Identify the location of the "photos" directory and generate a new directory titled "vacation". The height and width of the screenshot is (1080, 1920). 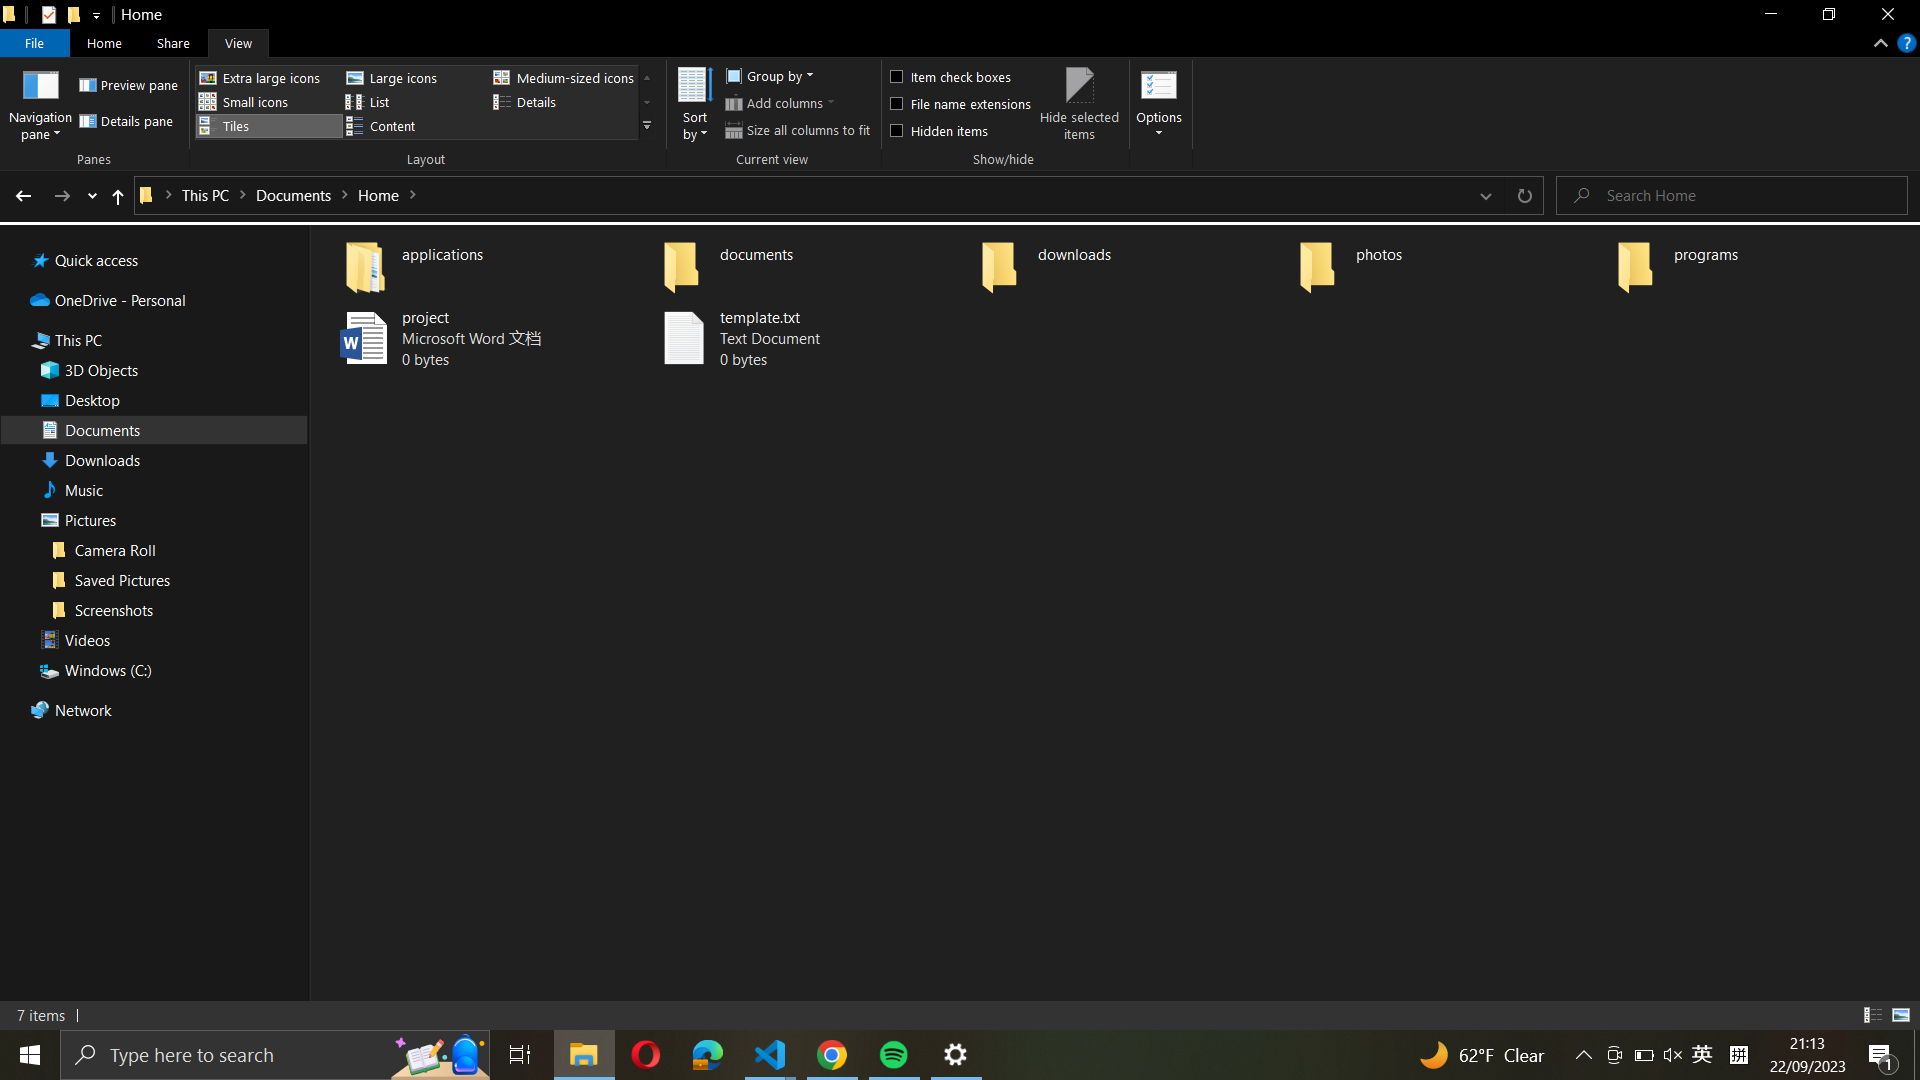
(1449, 261).